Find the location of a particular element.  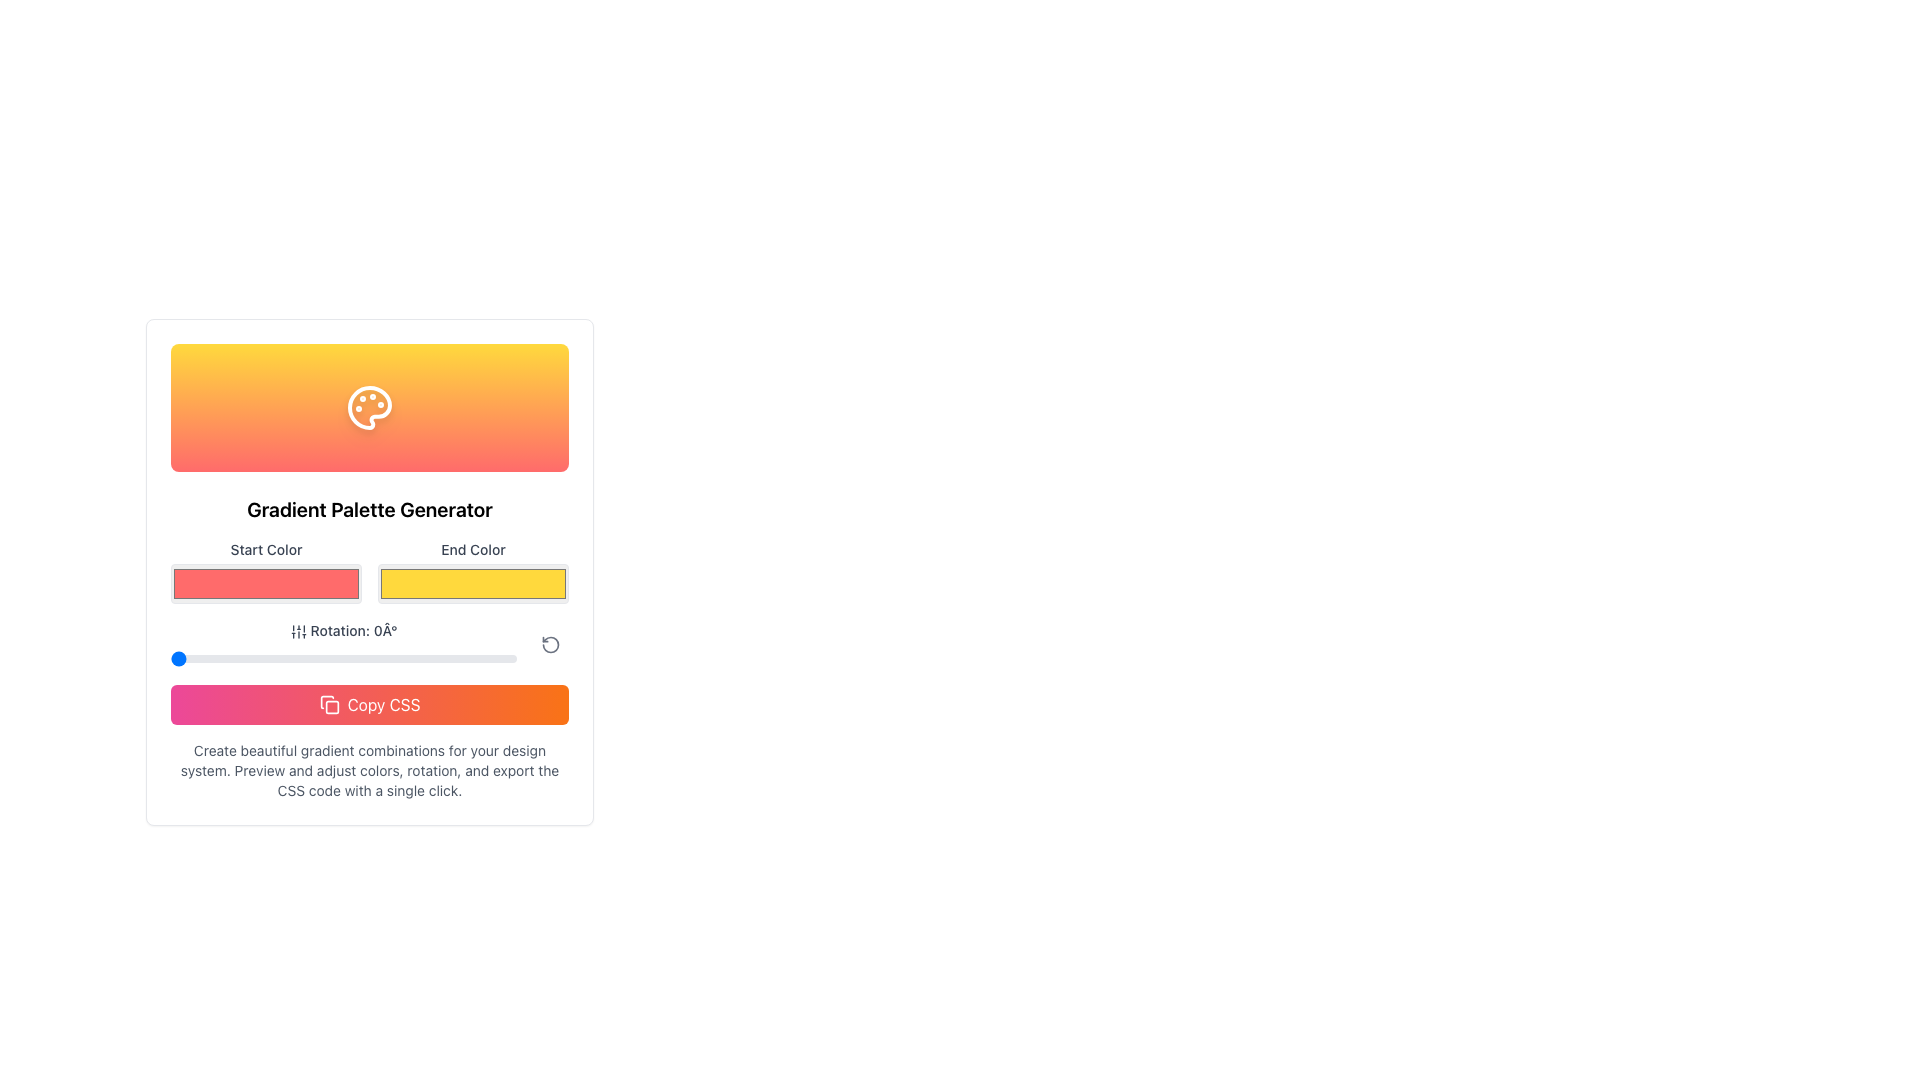

rotation is located at coordinates (348, 659).